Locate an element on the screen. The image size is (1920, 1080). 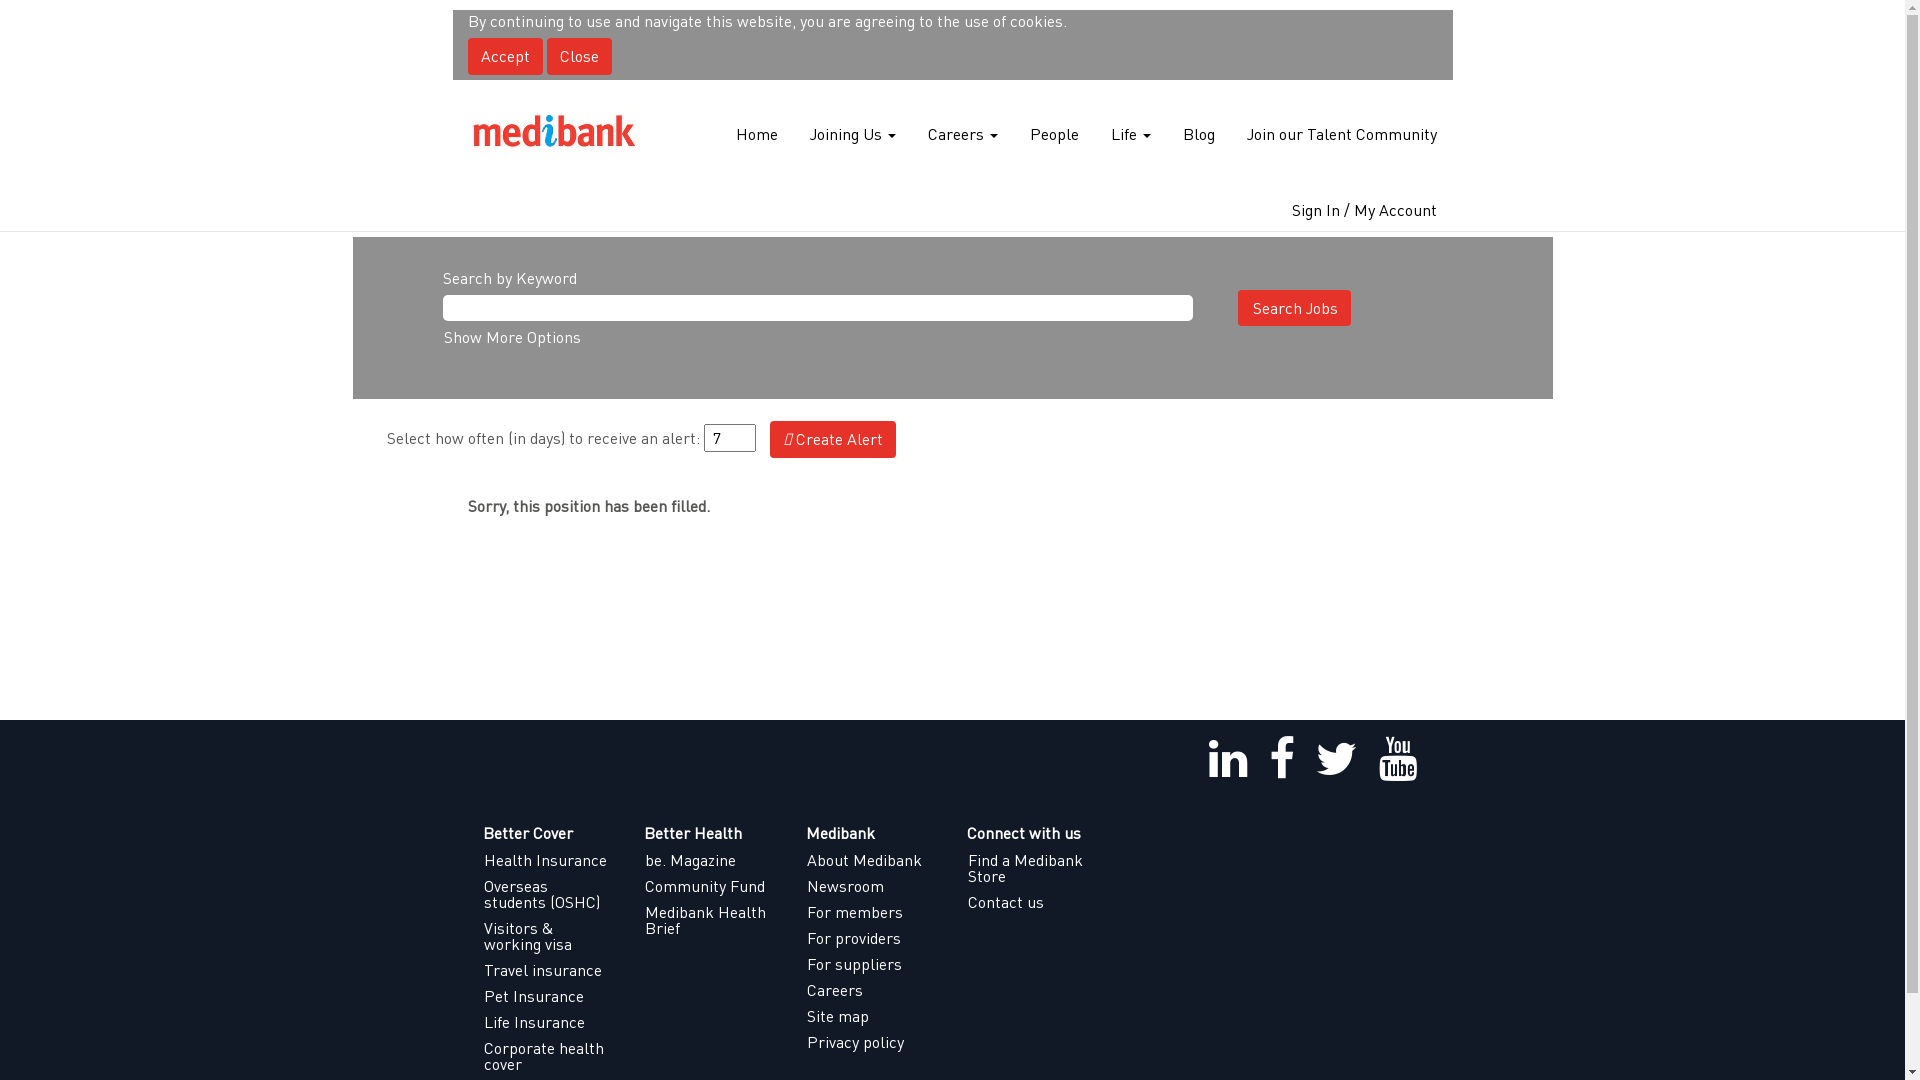
'For providers' is located at coordinates (872, 937).